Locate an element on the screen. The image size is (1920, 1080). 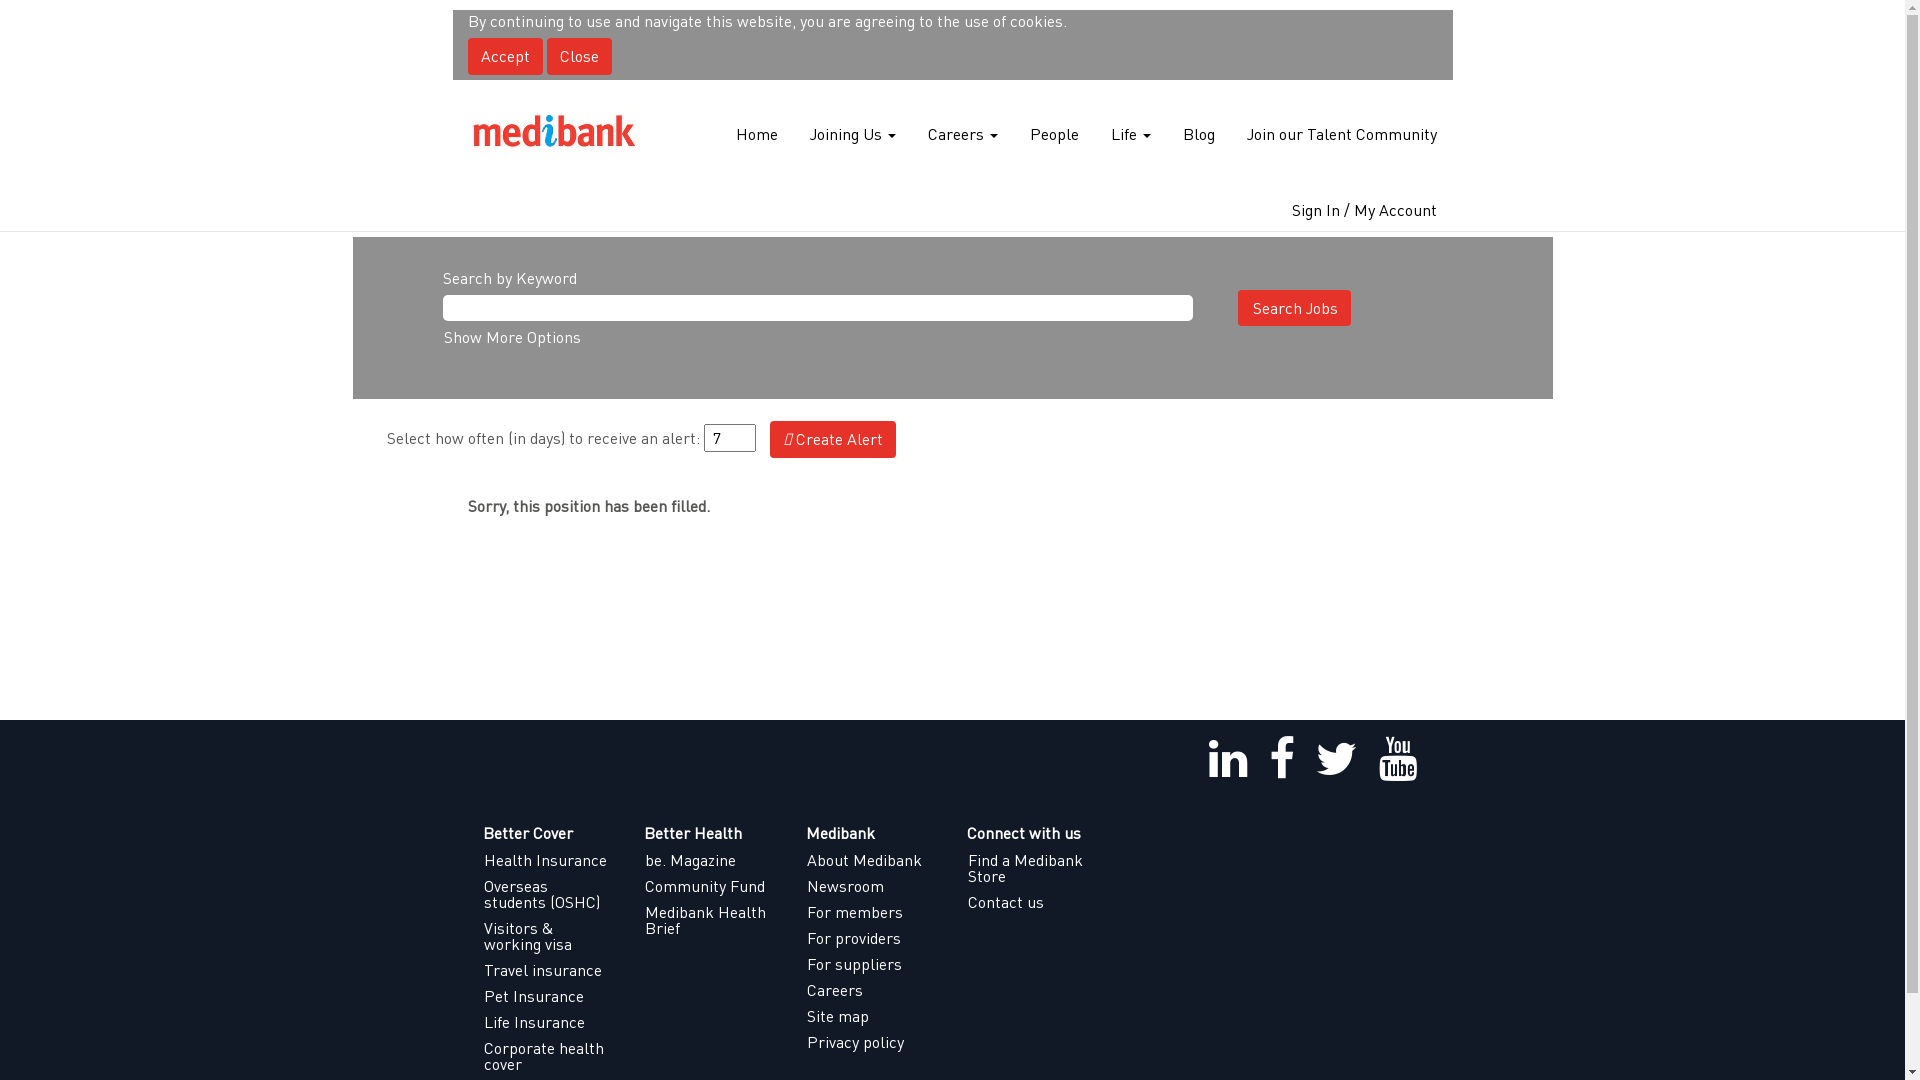
'For providers' is located at coordinates (872, 937).